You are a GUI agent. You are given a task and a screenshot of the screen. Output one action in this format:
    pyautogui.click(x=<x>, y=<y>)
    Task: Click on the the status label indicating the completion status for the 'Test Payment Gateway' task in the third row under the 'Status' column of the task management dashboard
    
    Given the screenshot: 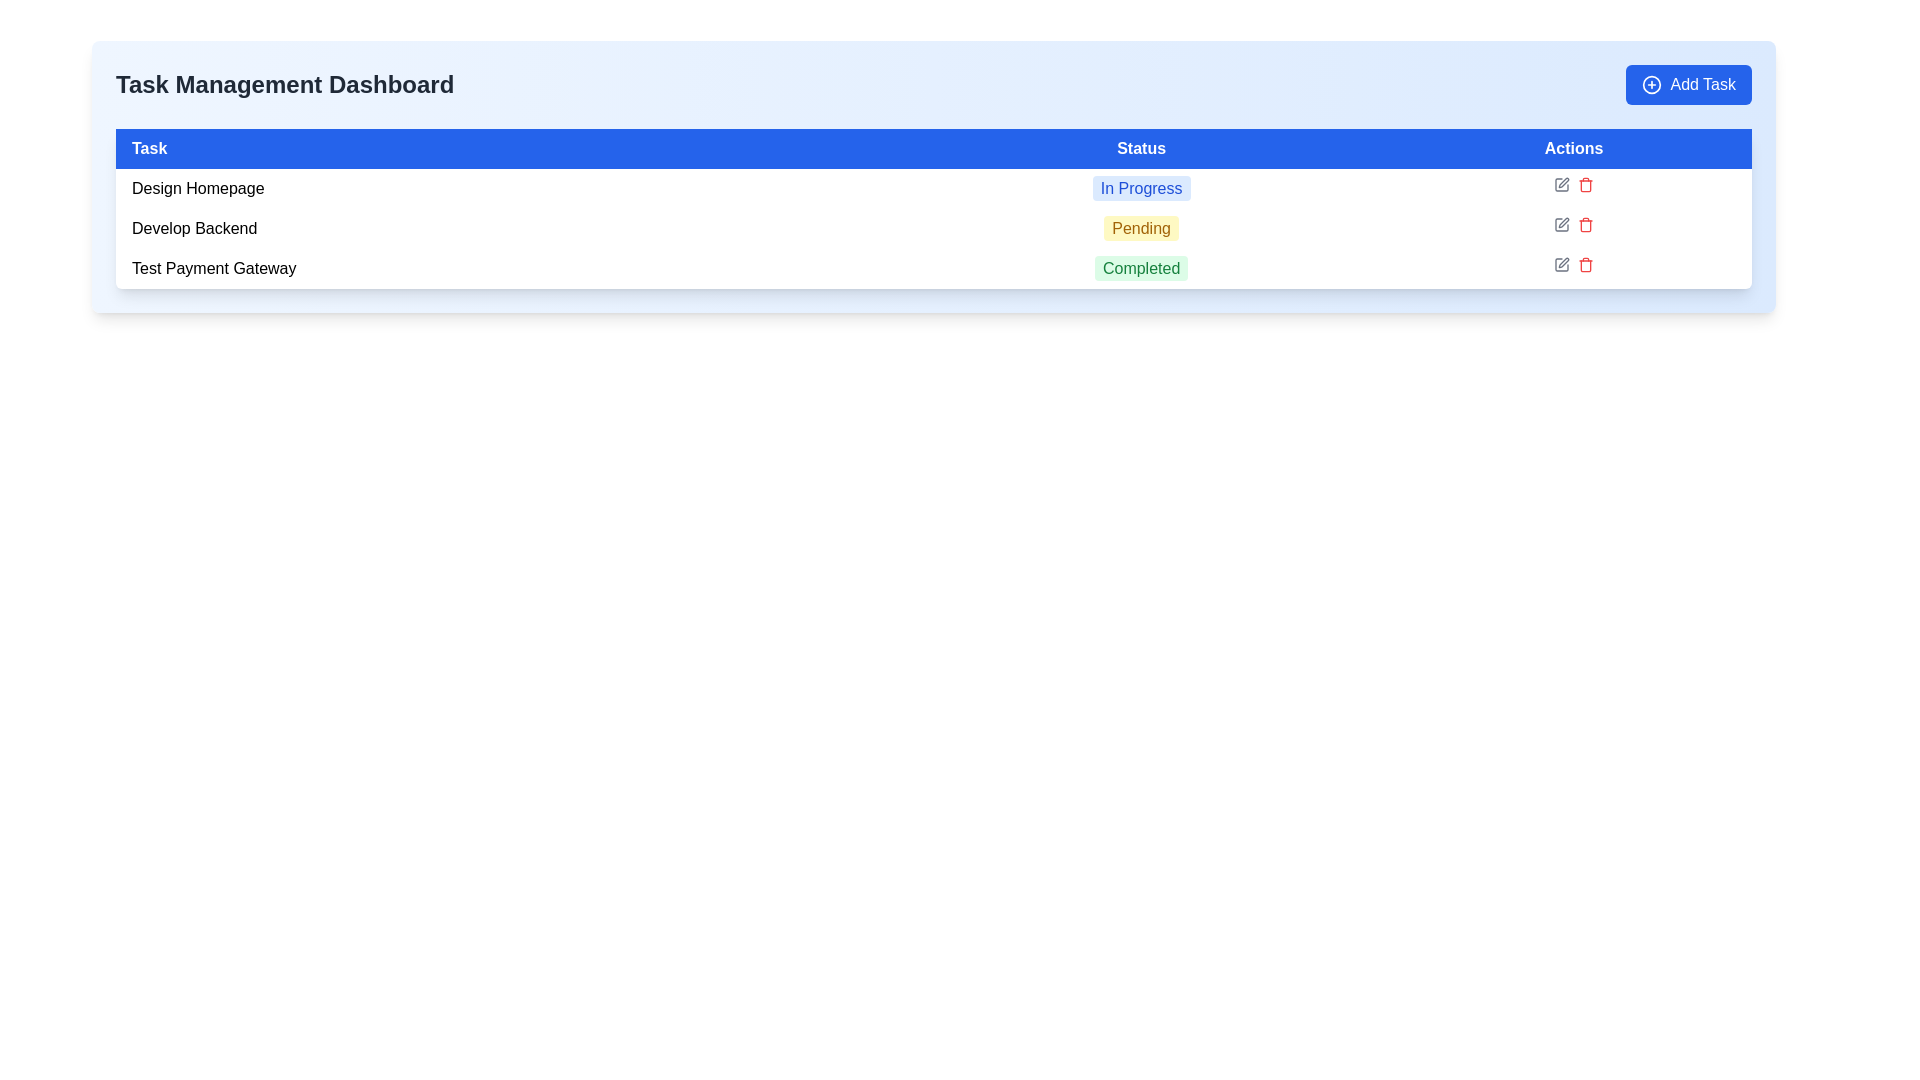 What is the action you would take?
    pyautogui.click(x=1141, y=267)
    